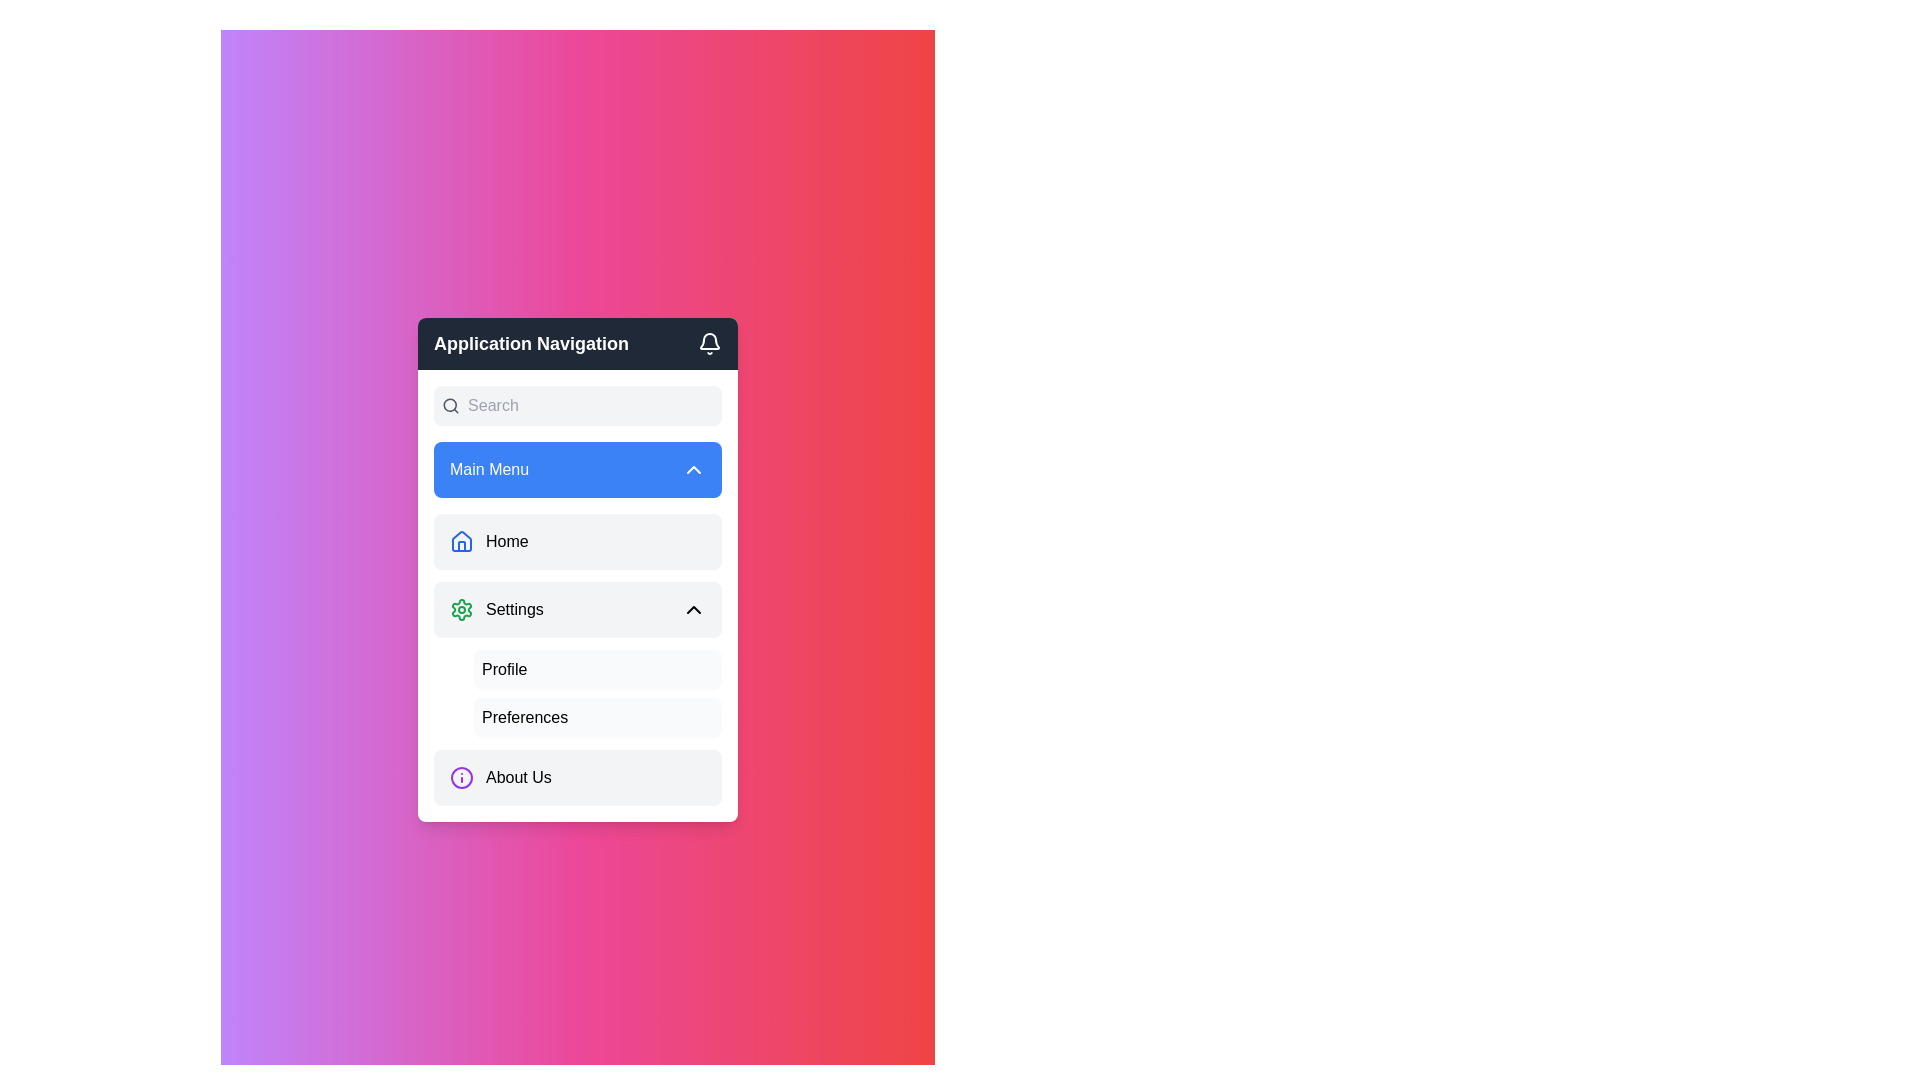 This screenshot has height=1080, width=1920. I want to click on the downward-facing chevron dropdown toggle icon located to the far right of the 'Settings' label in the vertical navigation menu, so click(694, 608).